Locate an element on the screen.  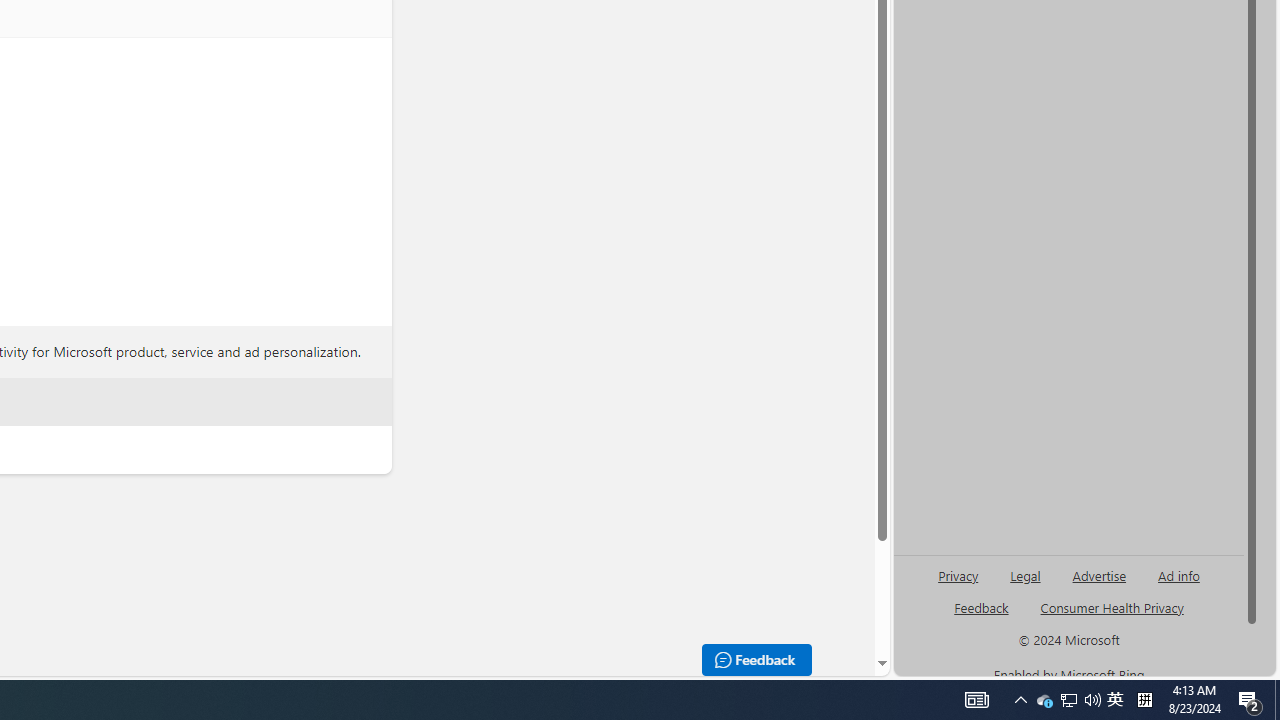
'AutomationID: sb_feedback' is located at coordinates (981, 606).